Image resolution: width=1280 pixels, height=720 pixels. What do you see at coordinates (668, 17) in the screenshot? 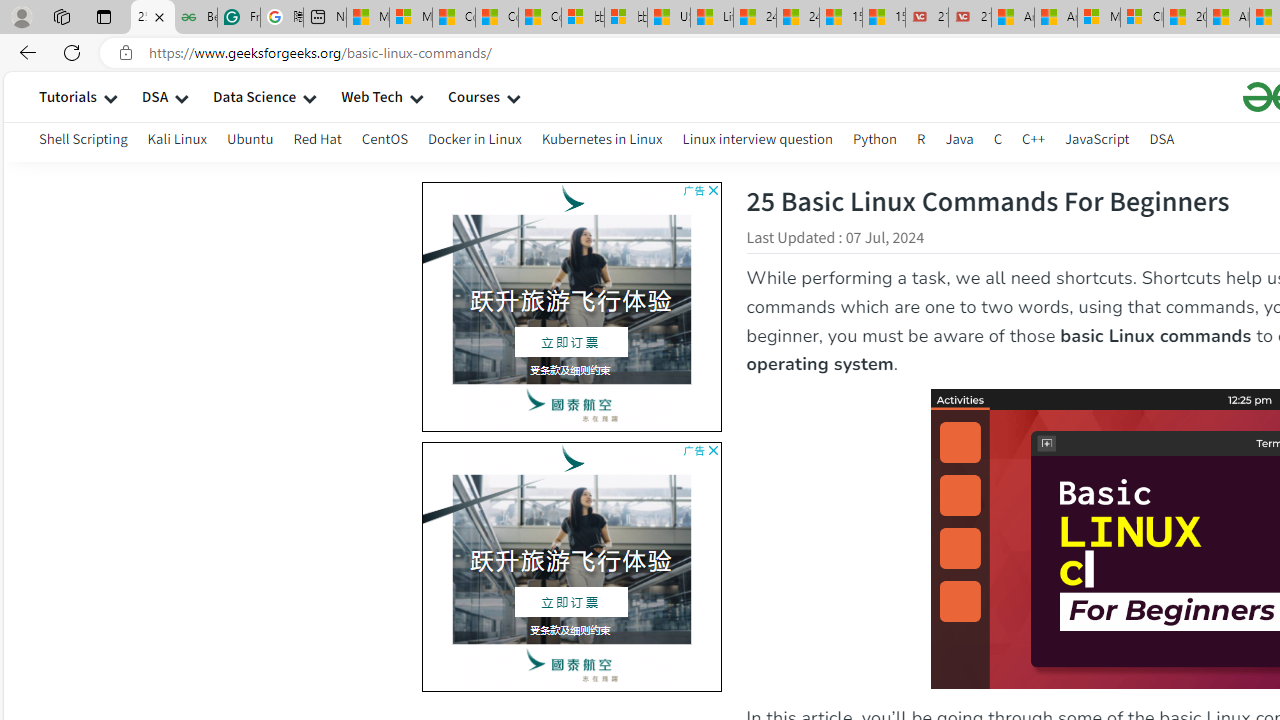
I see `'USA TODAY - MSN'` at bounding box center [668, 17].